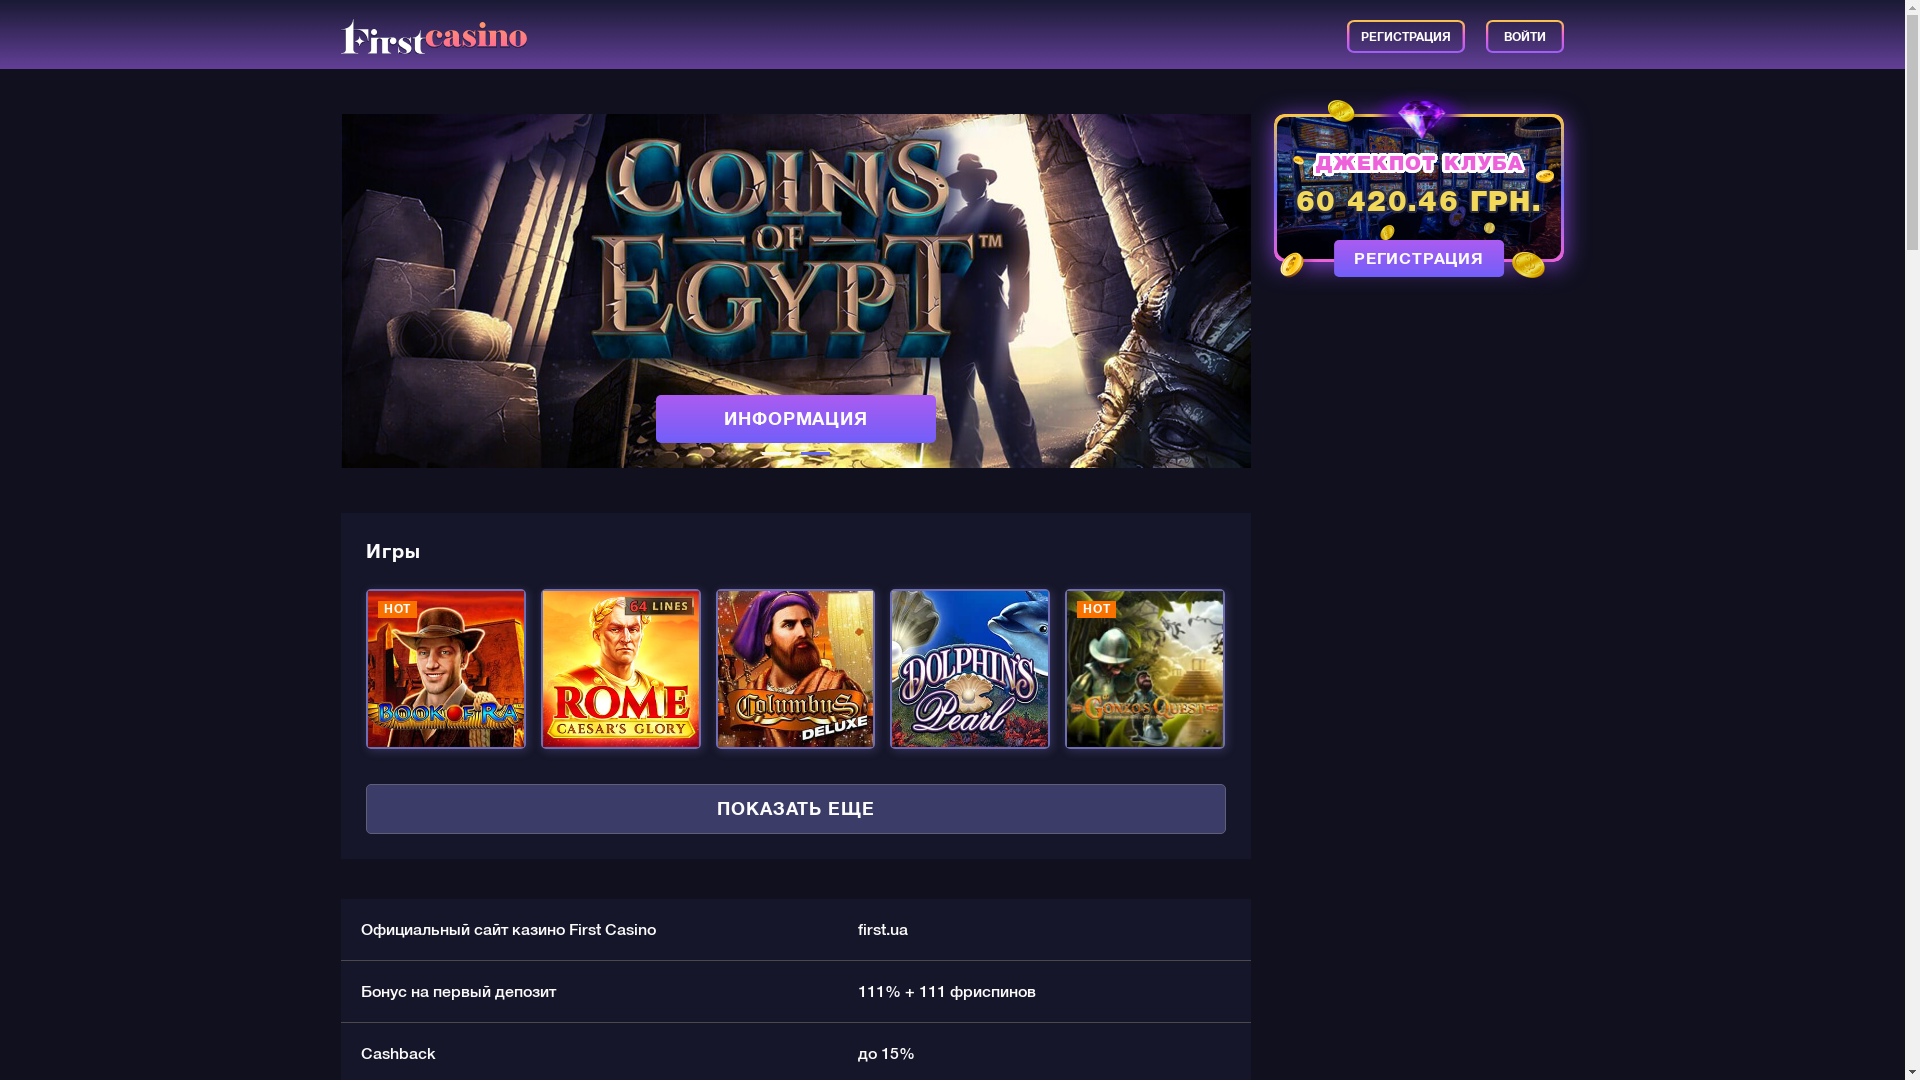 The height and width of the screenshot is (1080, 1920). Describe the element at coordinates (815, 453) in the screenshot. I see `'2'` at that location.